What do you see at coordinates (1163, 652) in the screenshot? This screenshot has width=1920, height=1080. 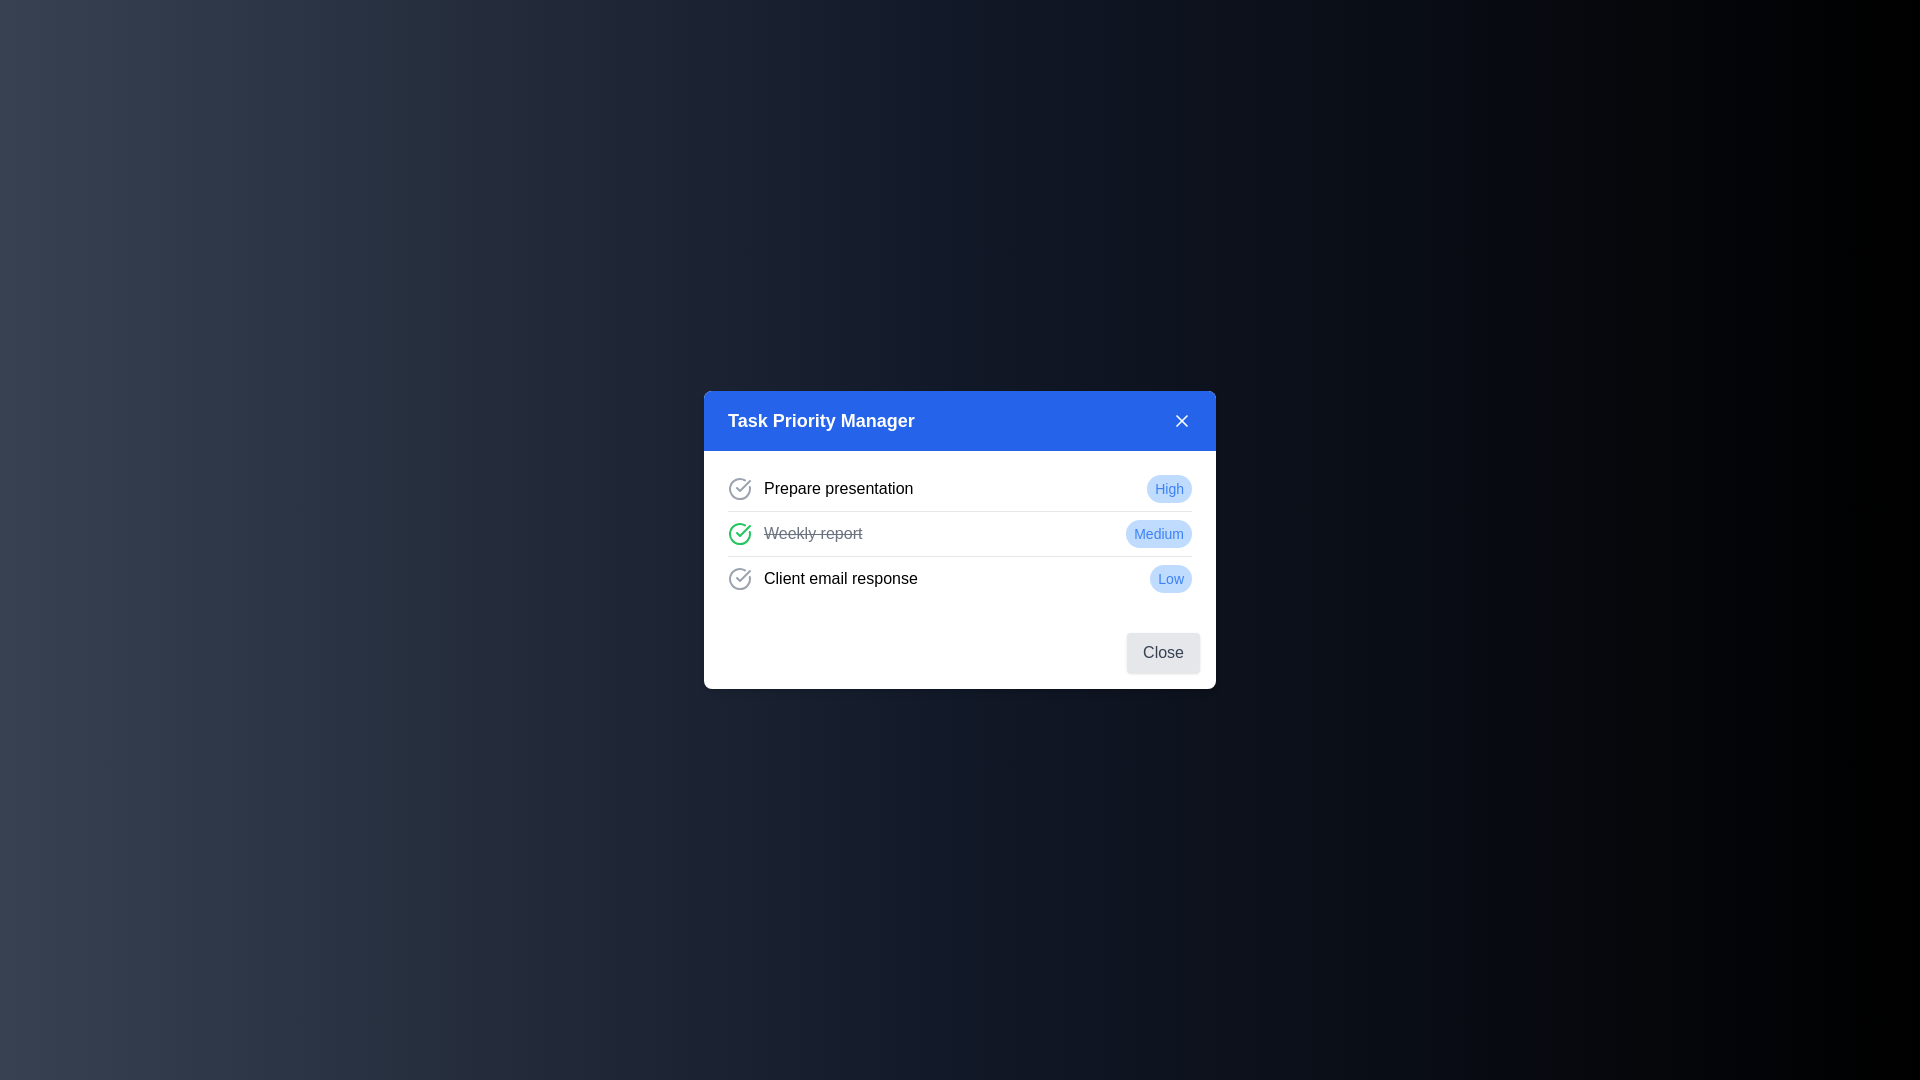 I see `the close button located at the bottom-right corner of the dialog box` at bounding box center [1163, 652].